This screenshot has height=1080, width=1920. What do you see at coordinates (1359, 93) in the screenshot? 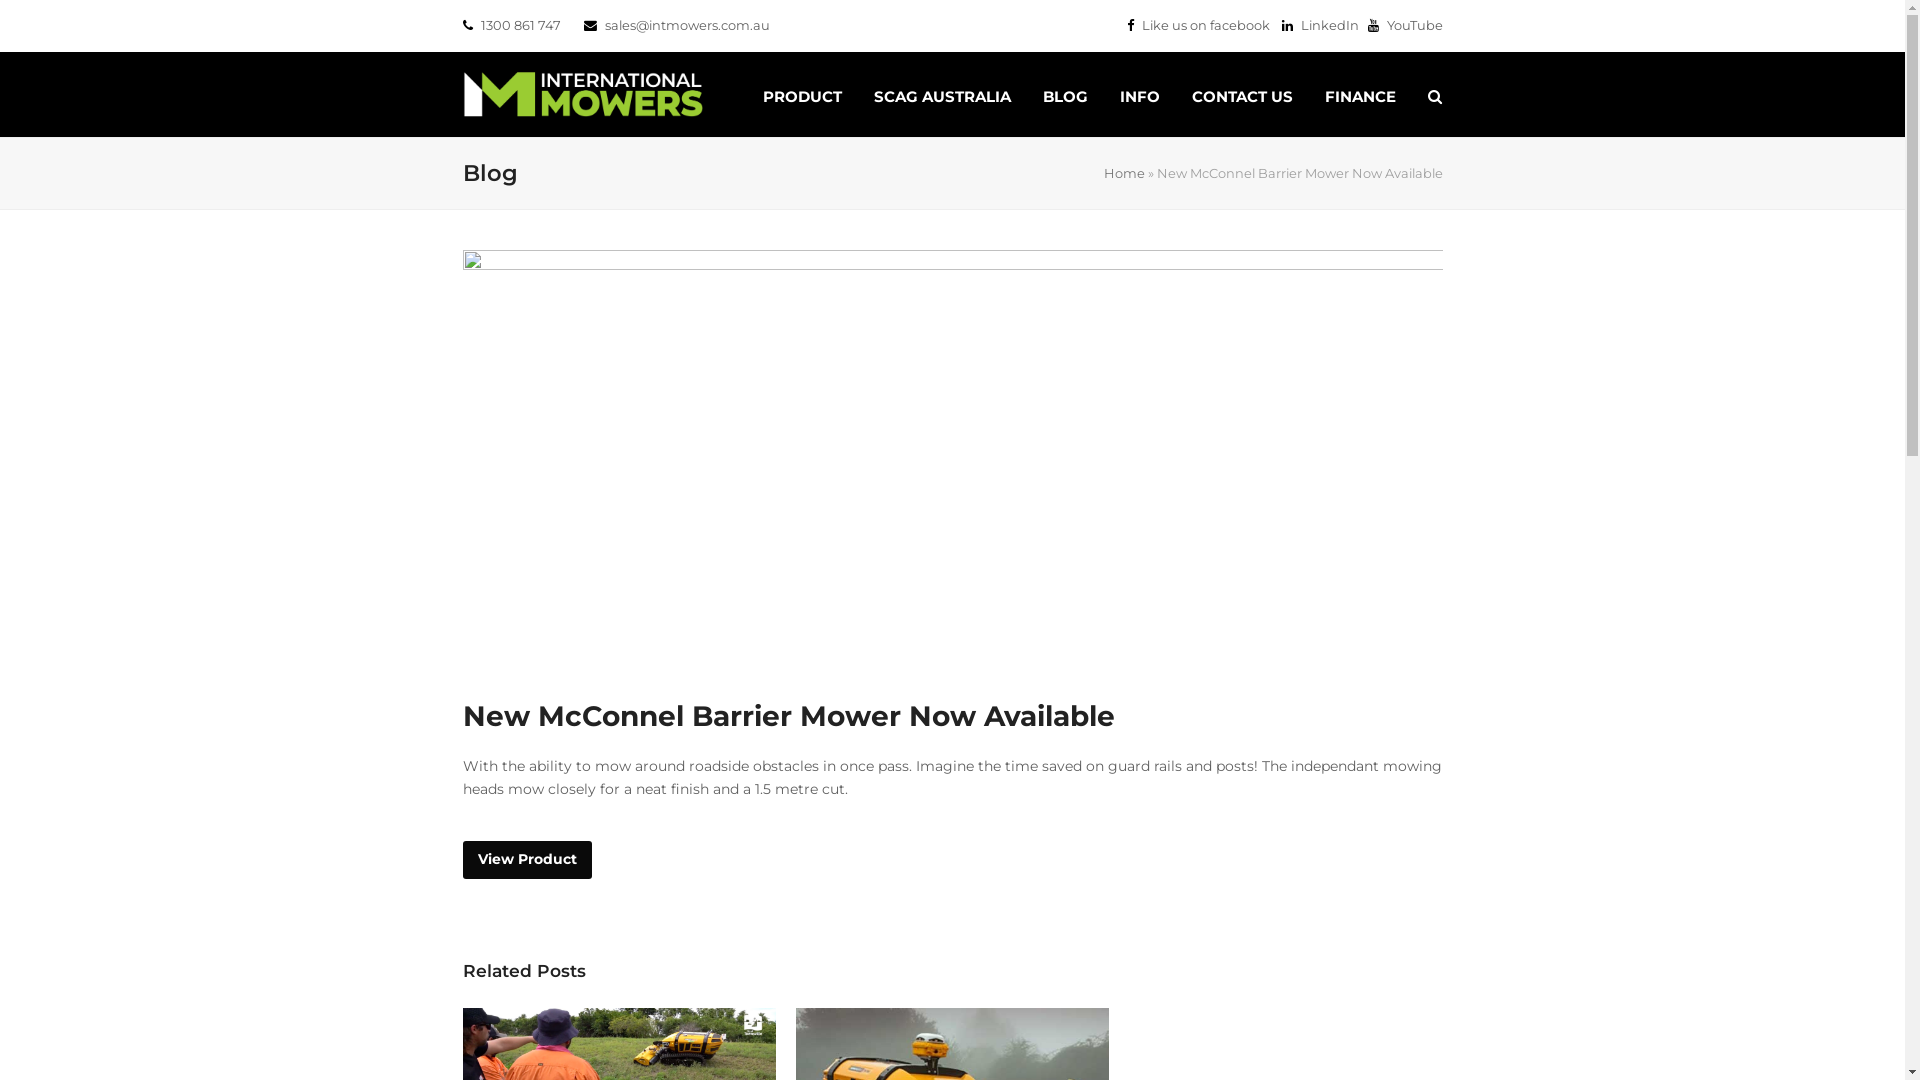
I see `'FINANCE'` at bounding box center [1359, 93].